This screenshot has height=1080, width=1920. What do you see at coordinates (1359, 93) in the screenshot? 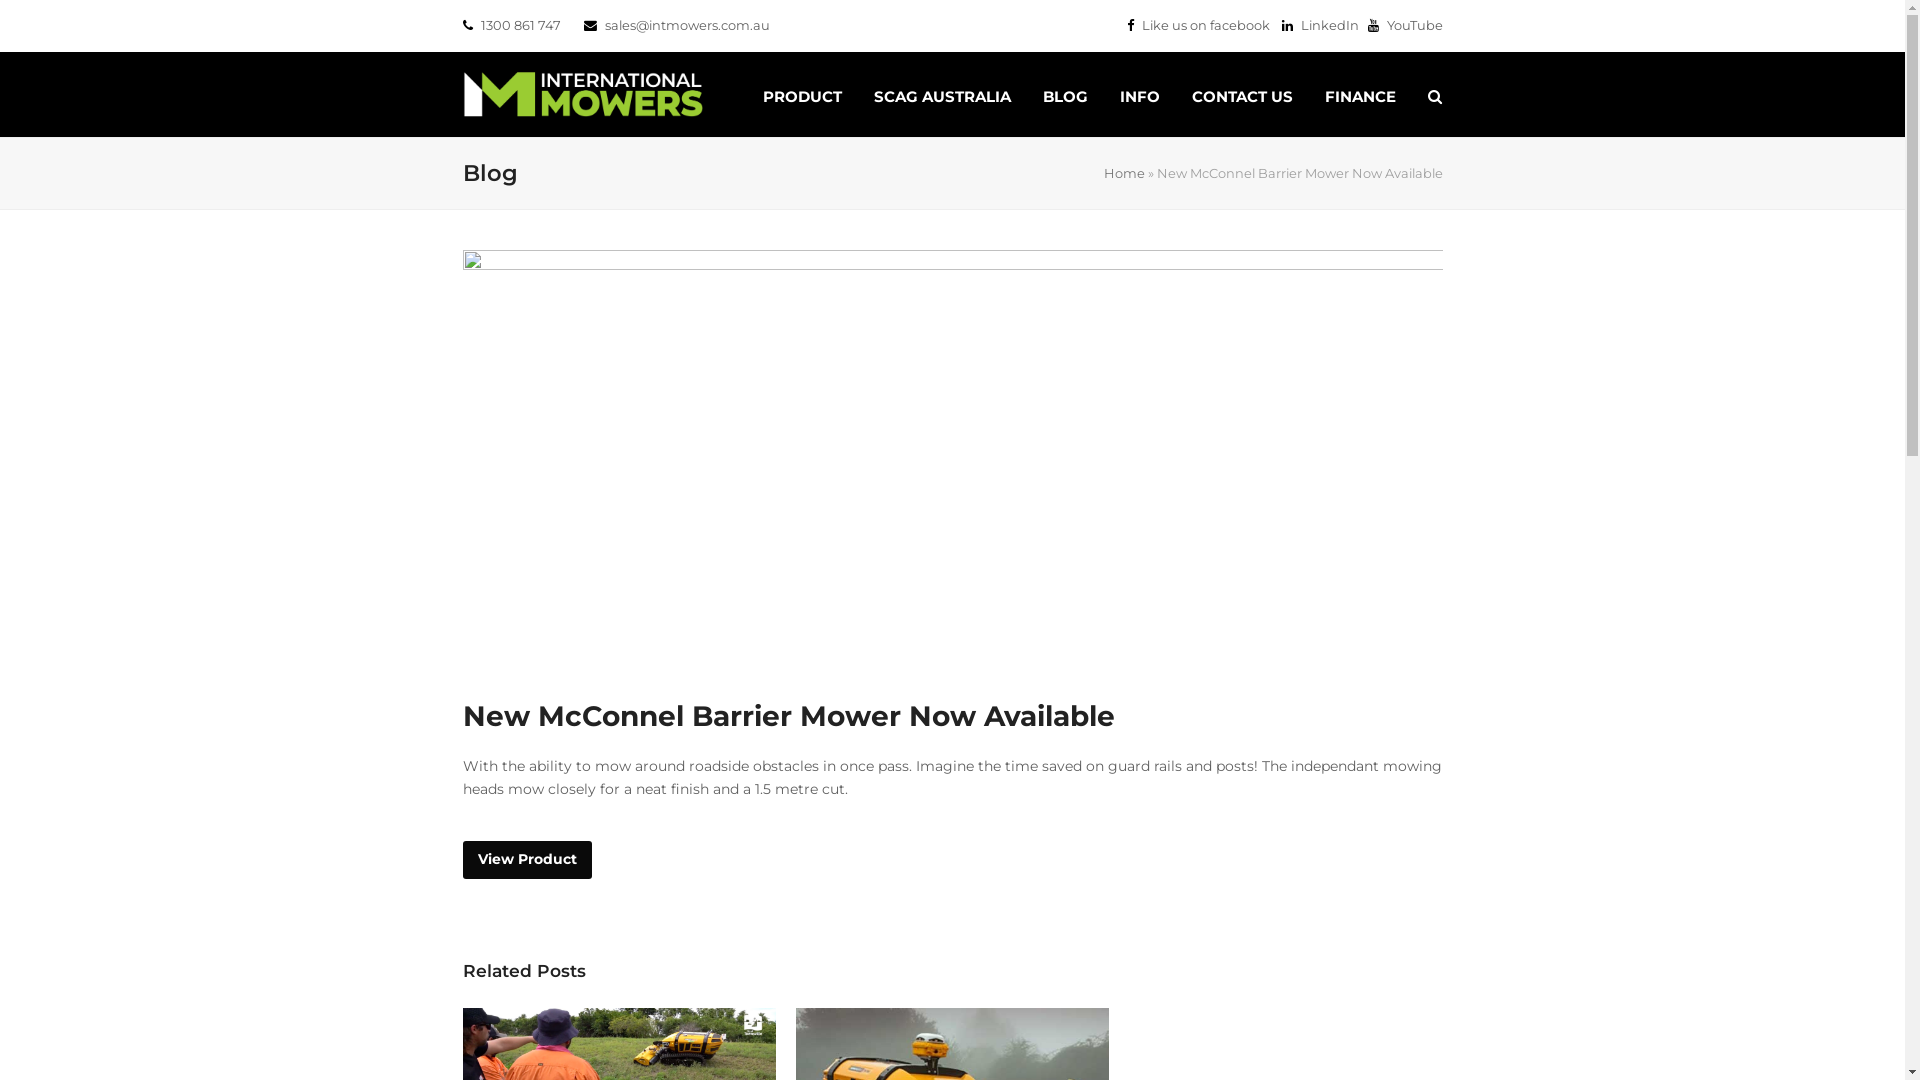
I see `'FINANCE'` at bounding box center [1359, 93].